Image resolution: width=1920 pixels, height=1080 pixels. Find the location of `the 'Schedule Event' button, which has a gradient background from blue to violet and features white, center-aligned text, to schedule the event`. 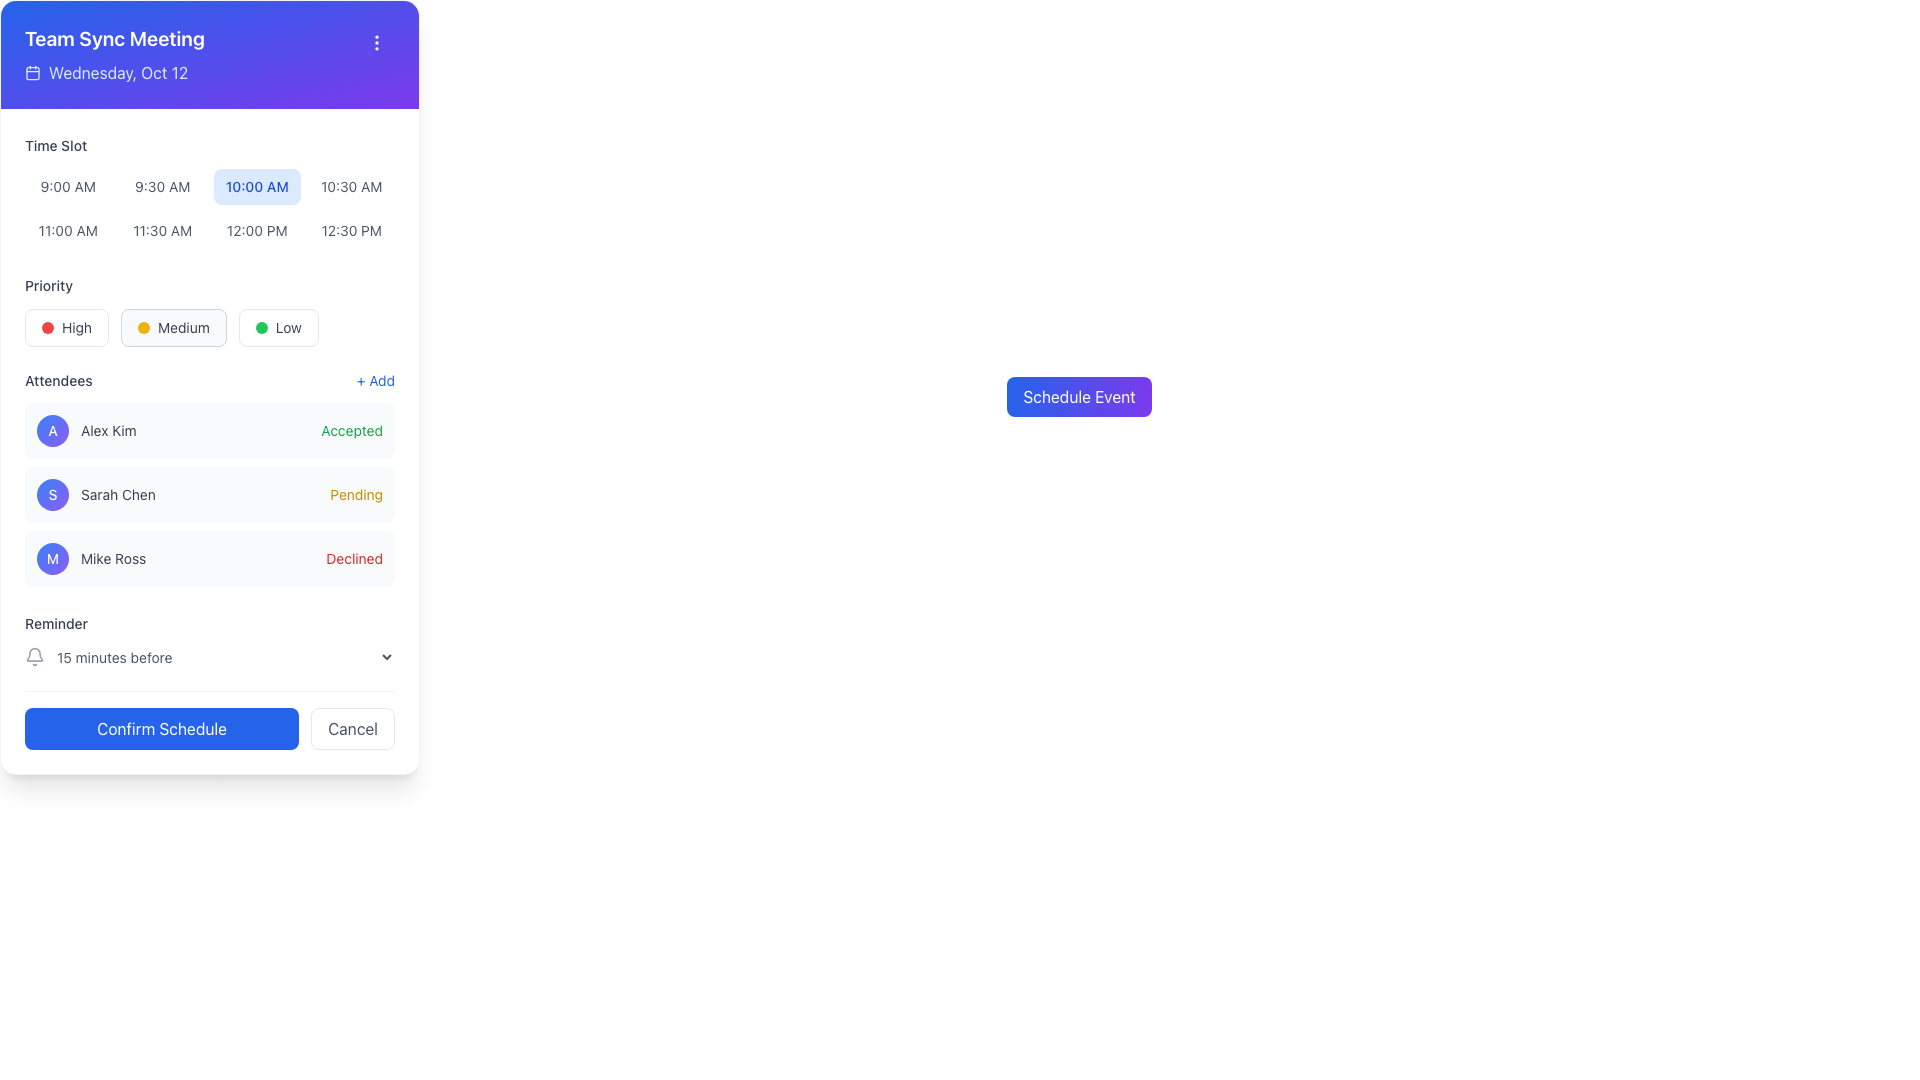

the 'Schedule Event' button, which has a gradient background from blue to violet and features white, center-aligned text, to schedule the event is located at coordinates (1078, 397).